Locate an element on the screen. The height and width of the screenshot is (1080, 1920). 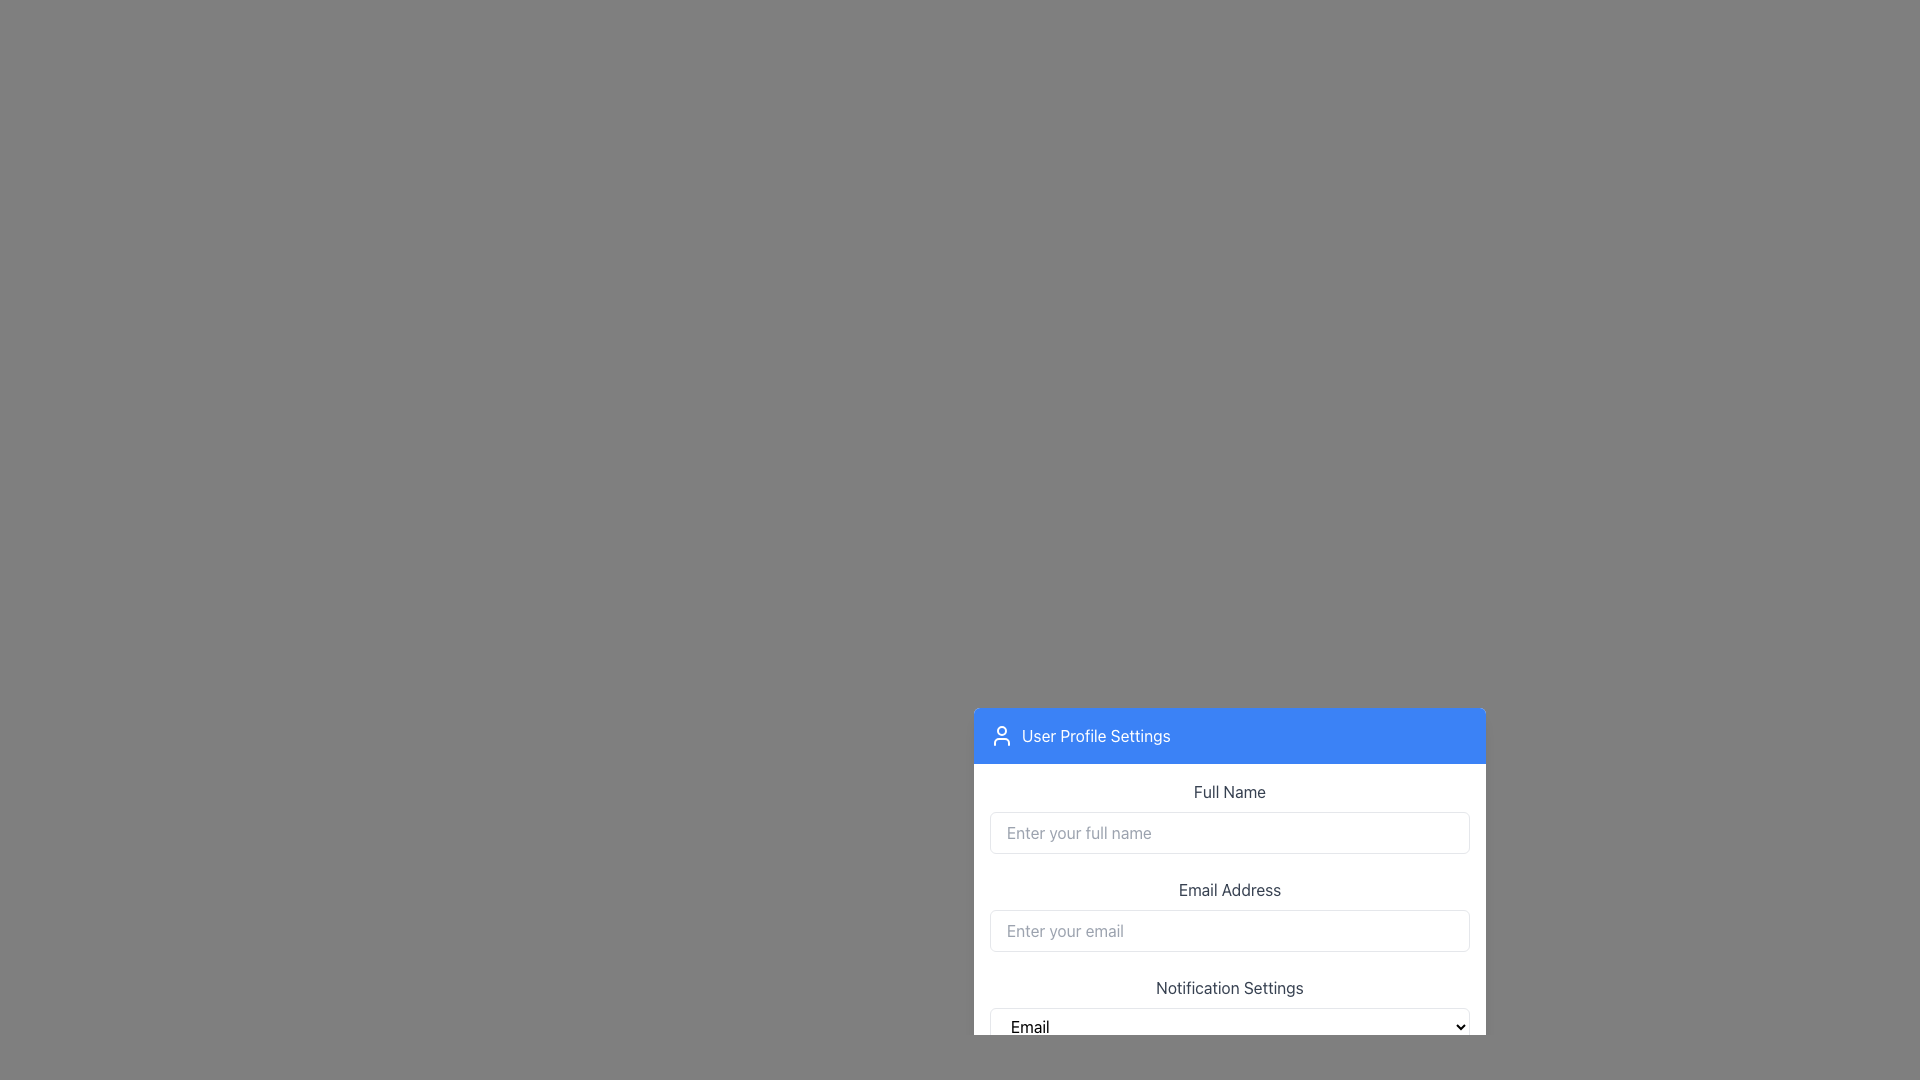
the 'Full Name' label, which is a gray text element centered above the text input field in the 'User Profile Settings' section is located at coordinates (1228, 790).